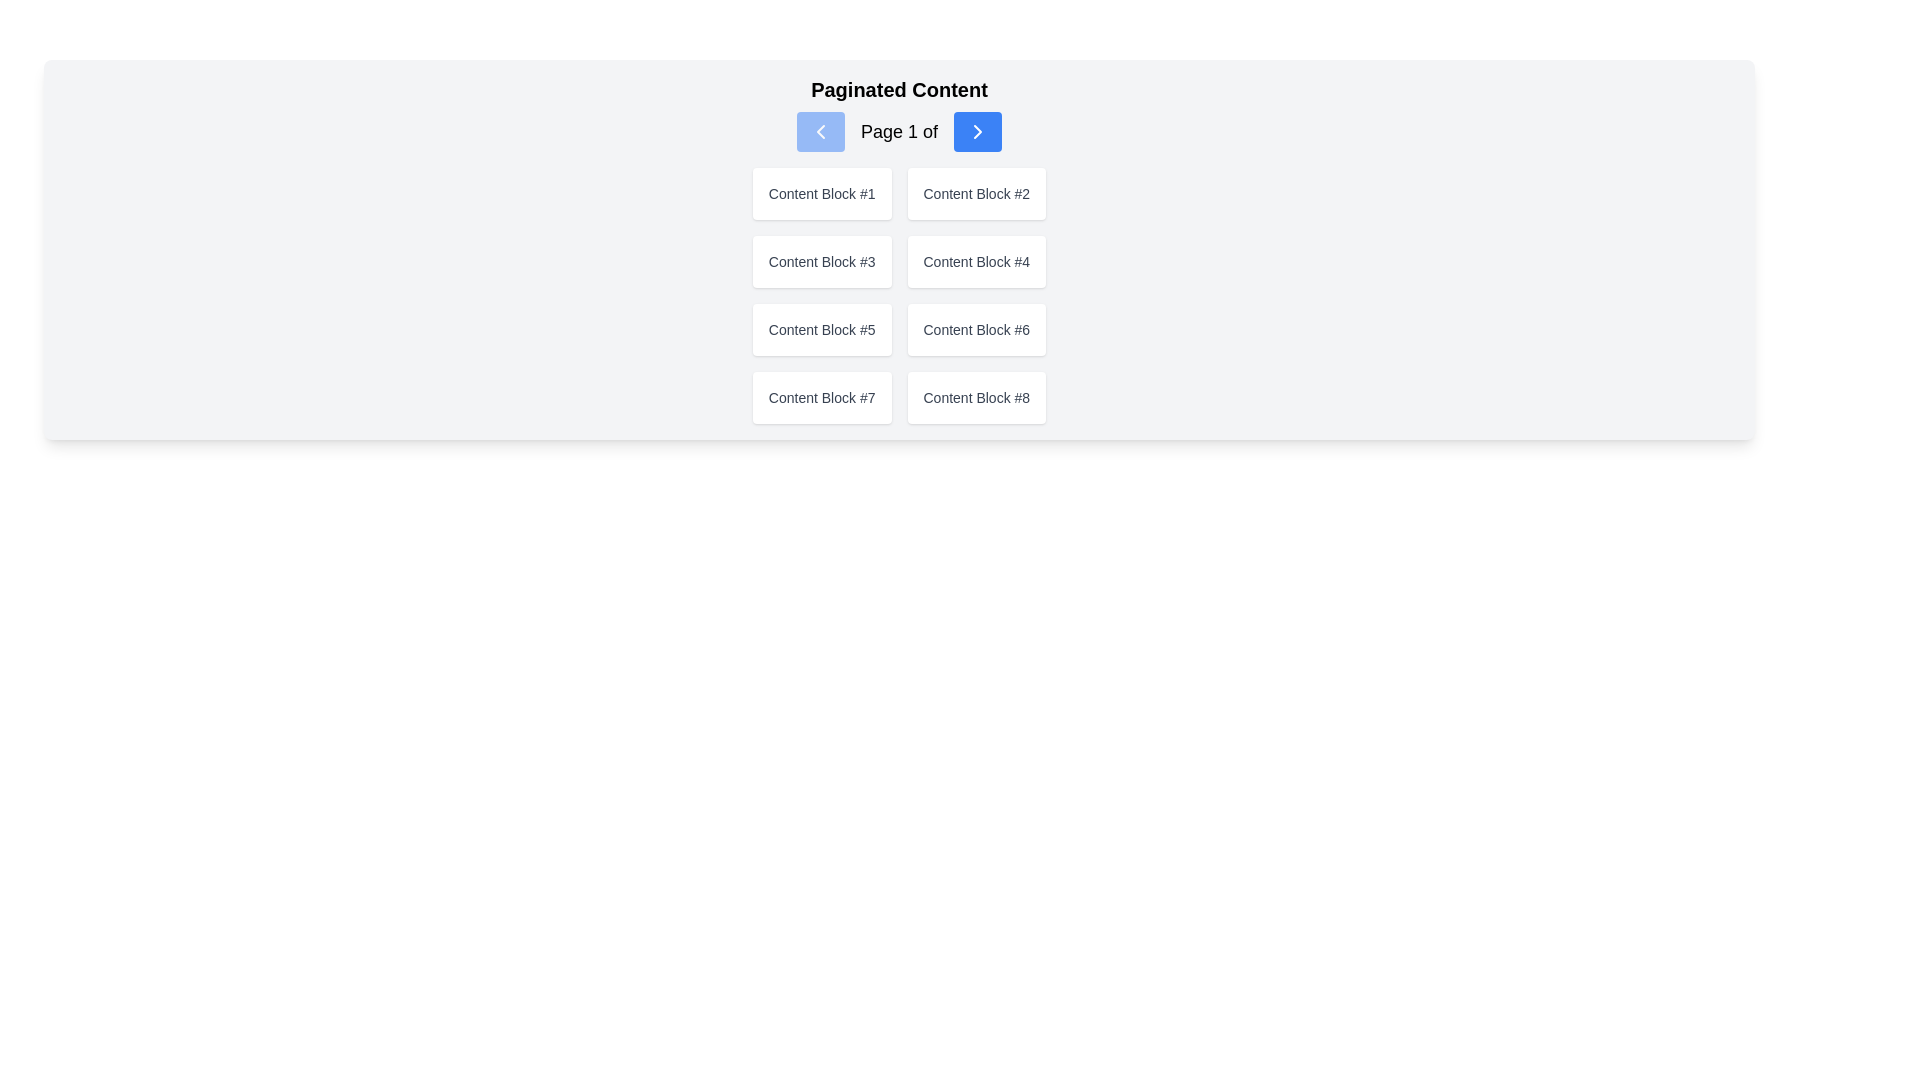  Describe the element at coordinates (976, 261) in the screenshot. I see `the text label displaying 'Content Block #4', which is styled in a smaller gray font and located in the second column of the second row of a grid structure` at that location.